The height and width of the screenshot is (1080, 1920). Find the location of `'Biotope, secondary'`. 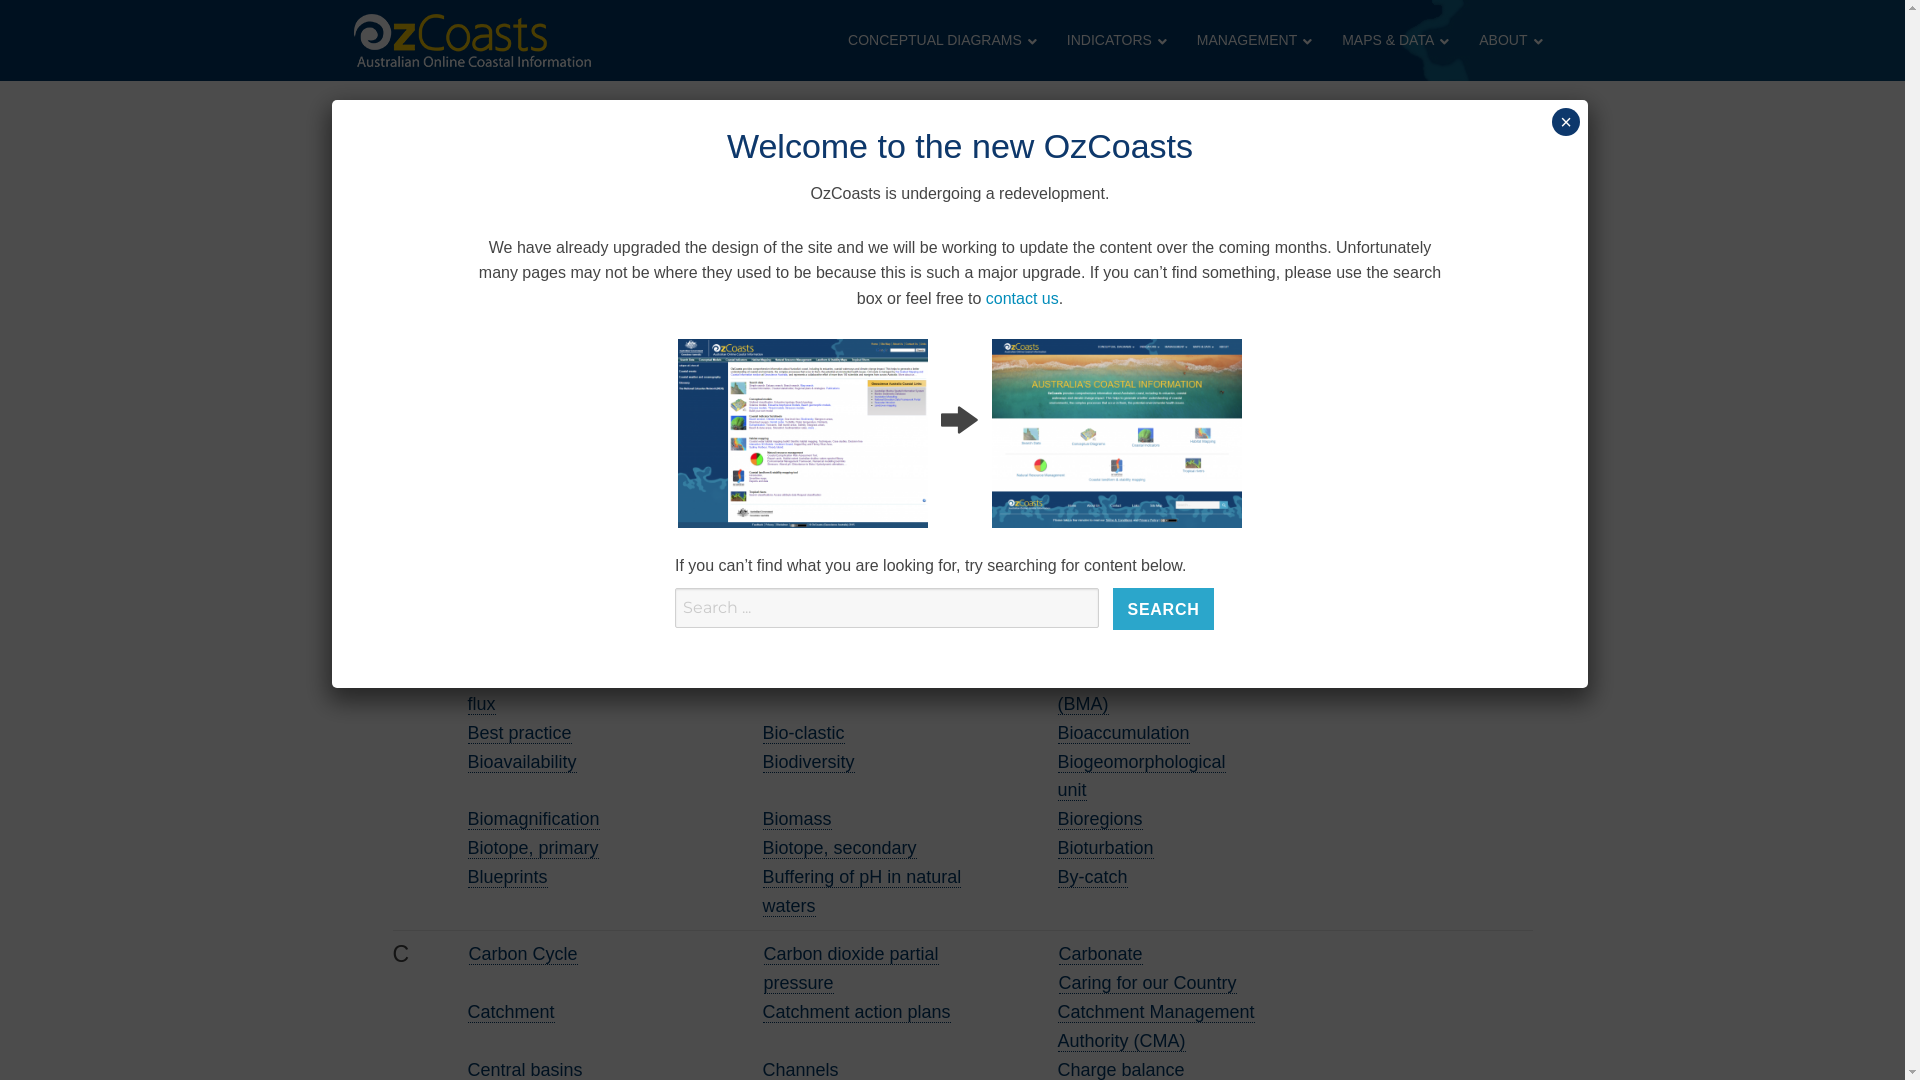

'Biotope, secondary' is located at coordinates (839, 848).